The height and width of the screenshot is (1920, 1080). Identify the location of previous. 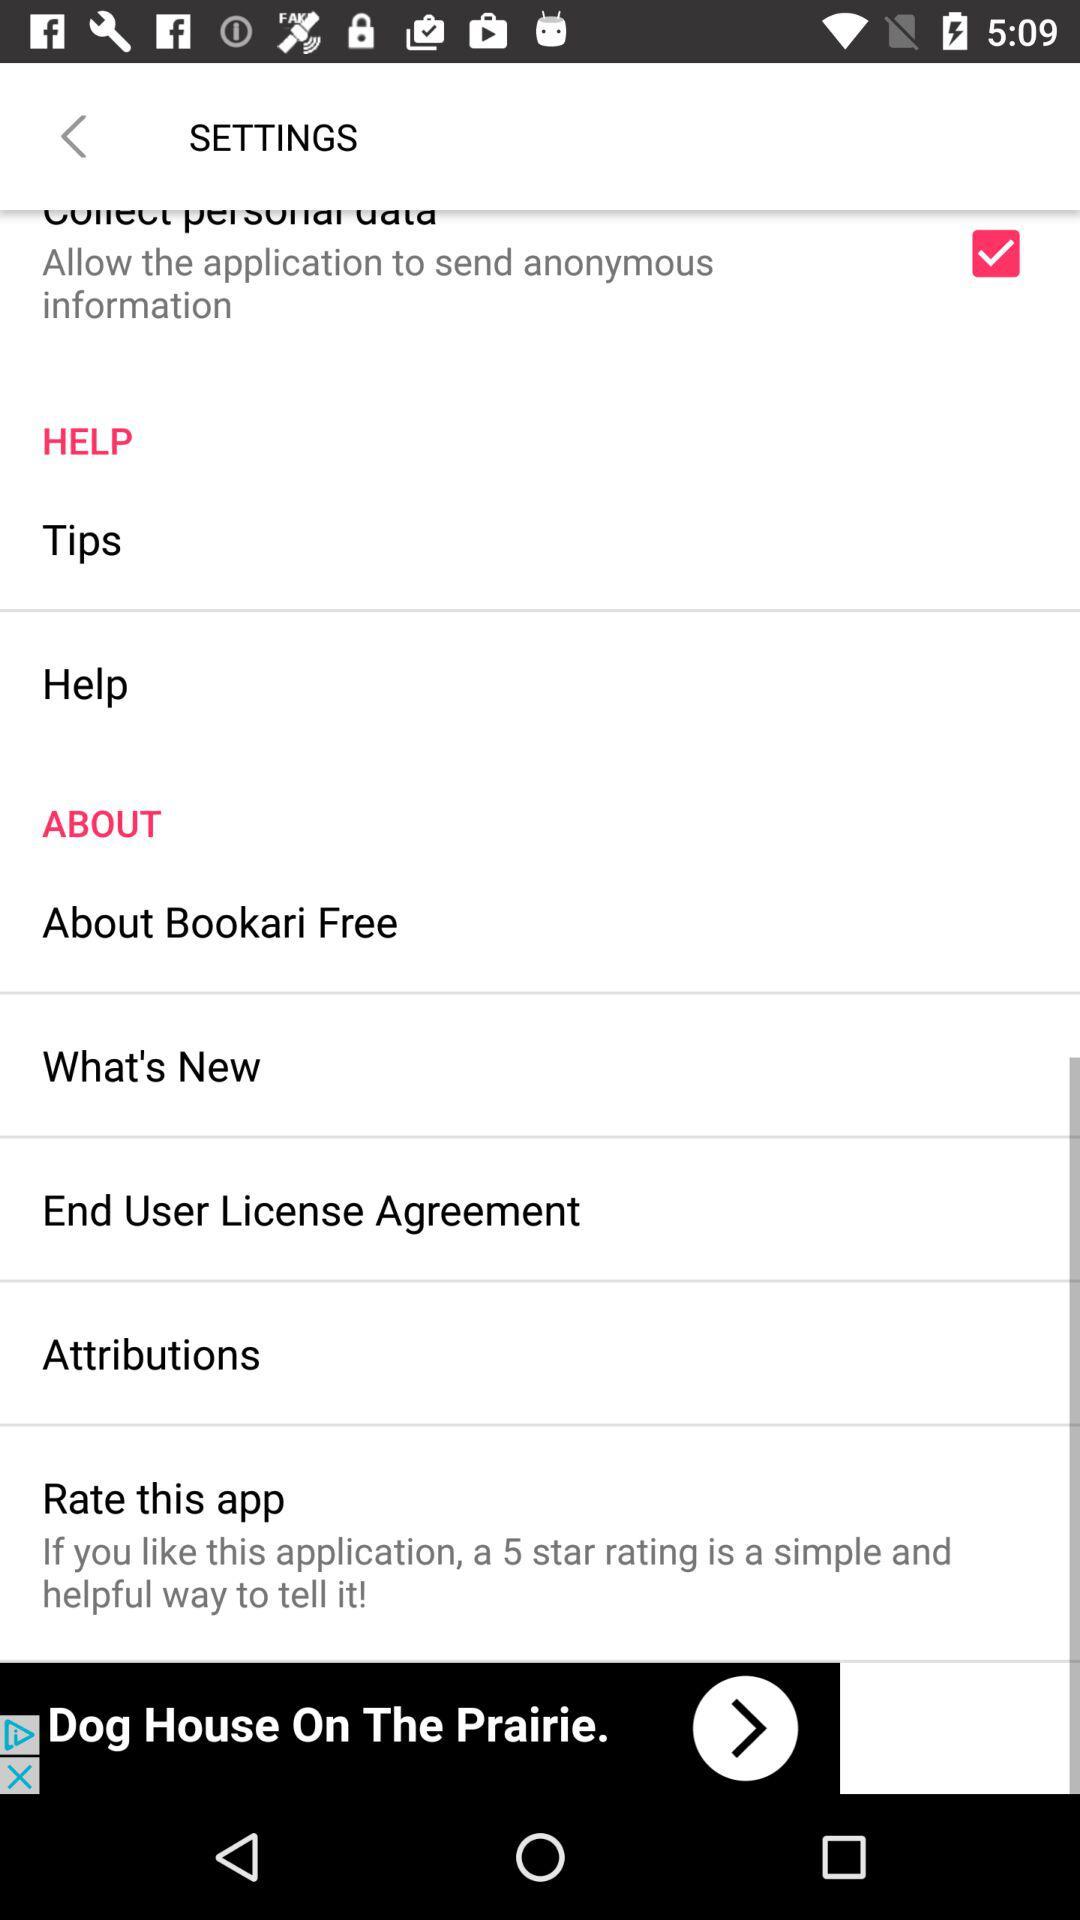
(72, 135).